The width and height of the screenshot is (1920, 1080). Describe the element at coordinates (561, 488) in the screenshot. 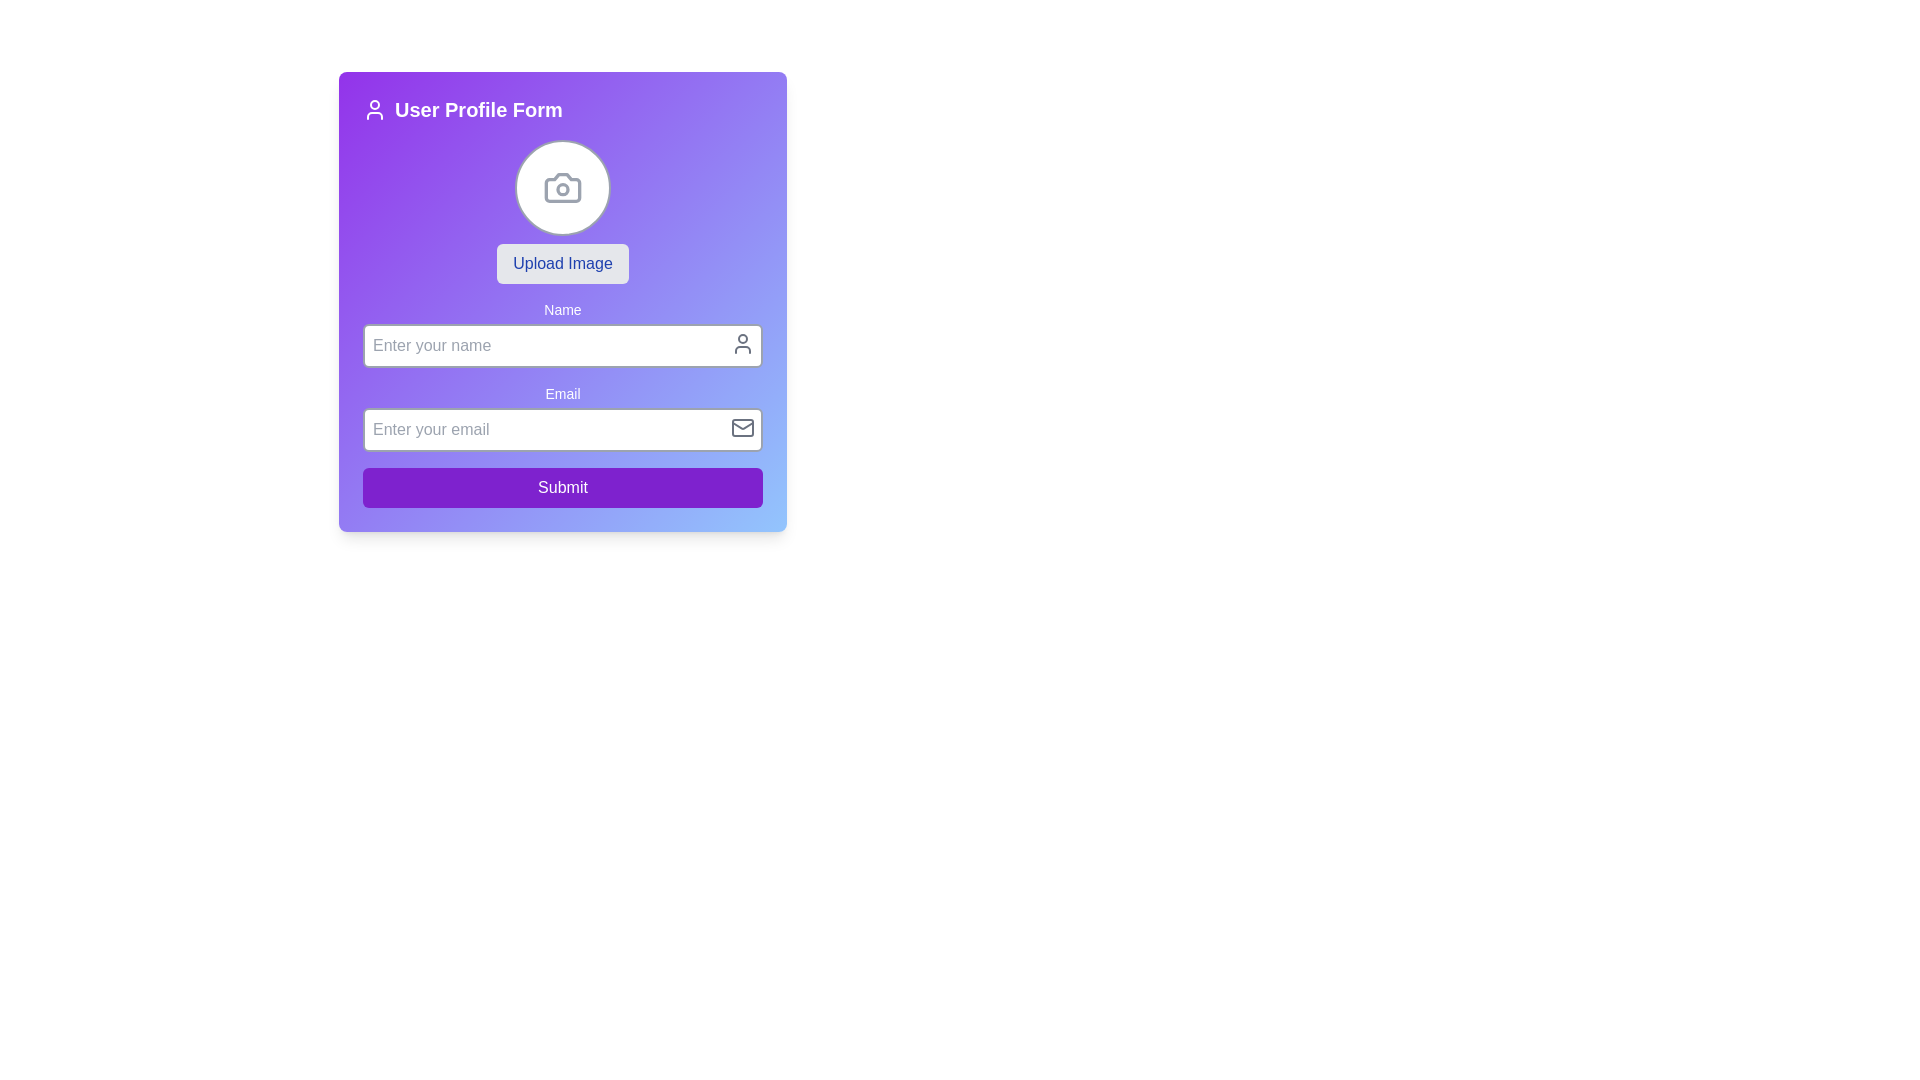

I see `the purple 'Submit' button with rounded corners located in the 'User Profile Form' section` at that location.